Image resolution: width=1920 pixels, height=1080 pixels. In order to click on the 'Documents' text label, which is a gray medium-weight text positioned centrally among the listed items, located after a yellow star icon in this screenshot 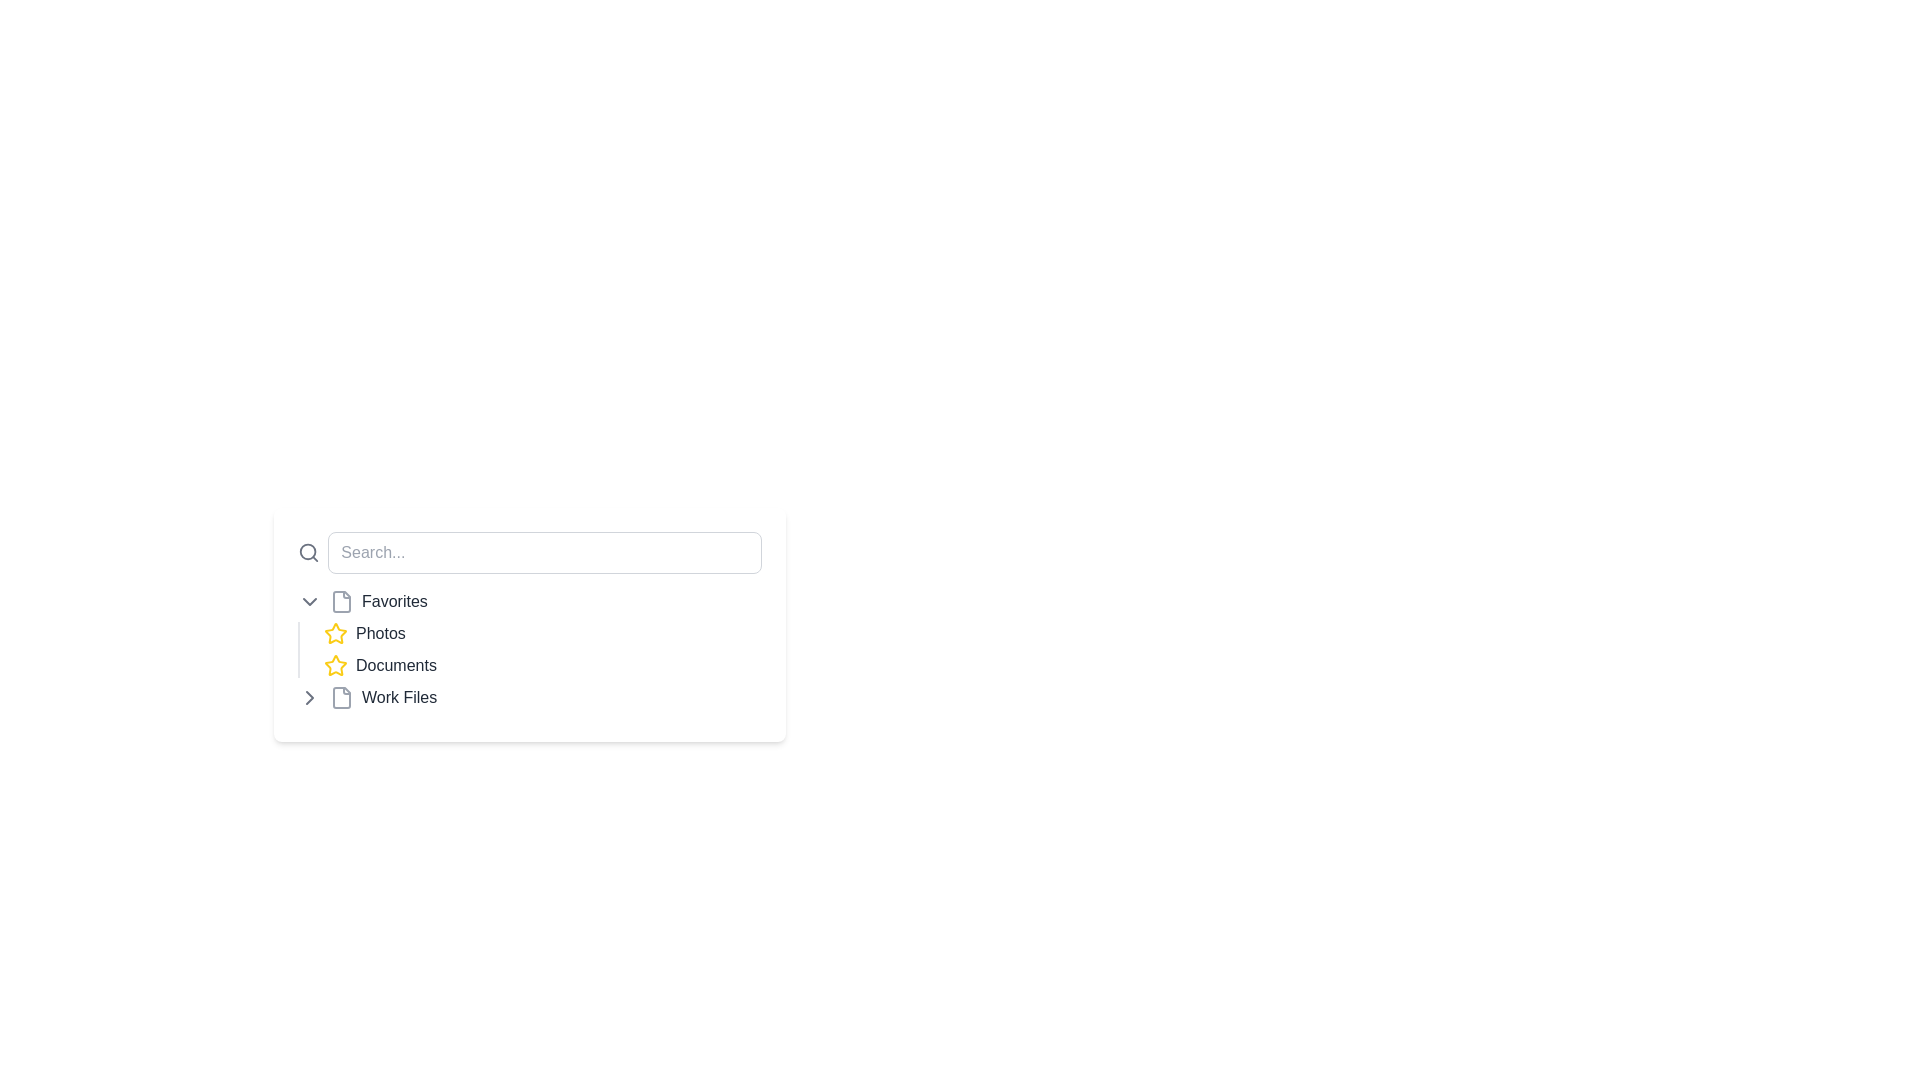, I will do `click(396, 666)`.